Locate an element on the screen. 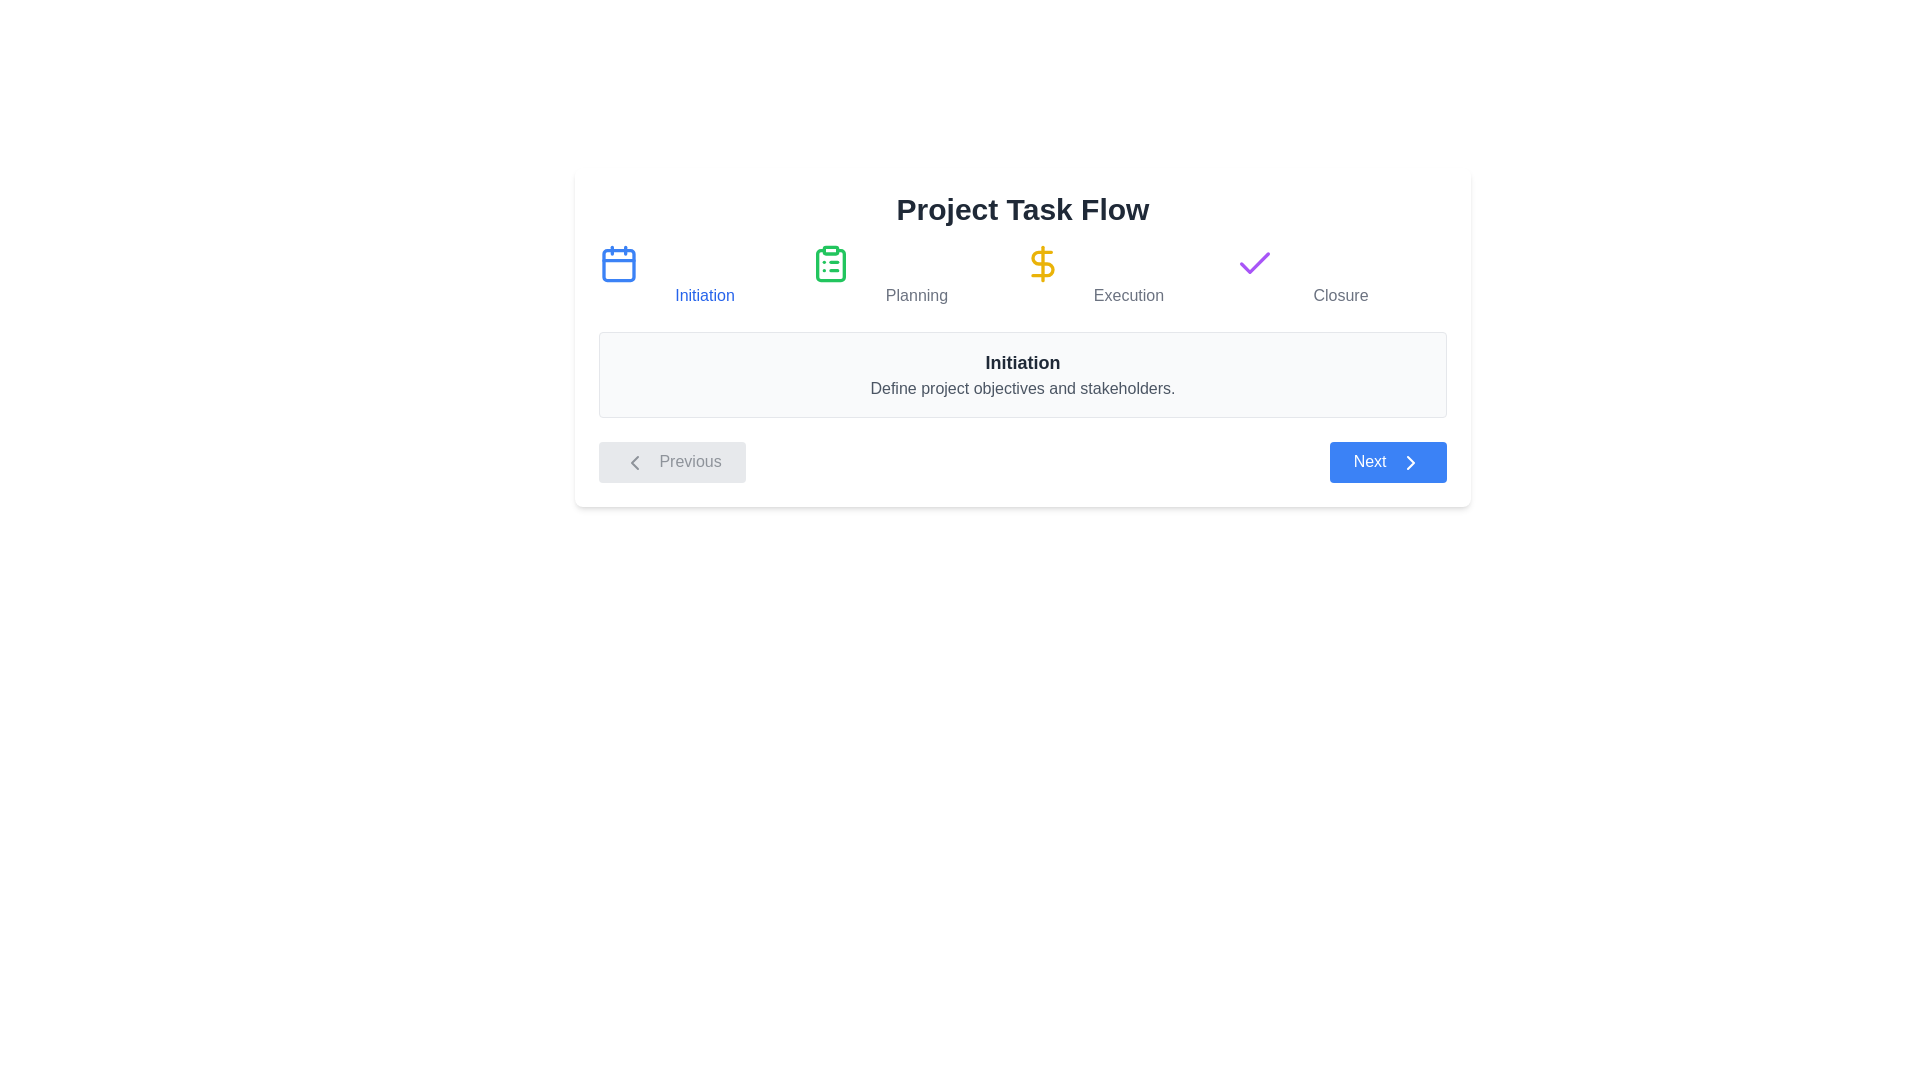 Image resolution: width=1920 pixels, height=1080 pixels. the instructional text element located in the 'Initiation' section, positioned below the title 'Initiation' and centered horizontally on the page is located at coordinates (1022, 389).